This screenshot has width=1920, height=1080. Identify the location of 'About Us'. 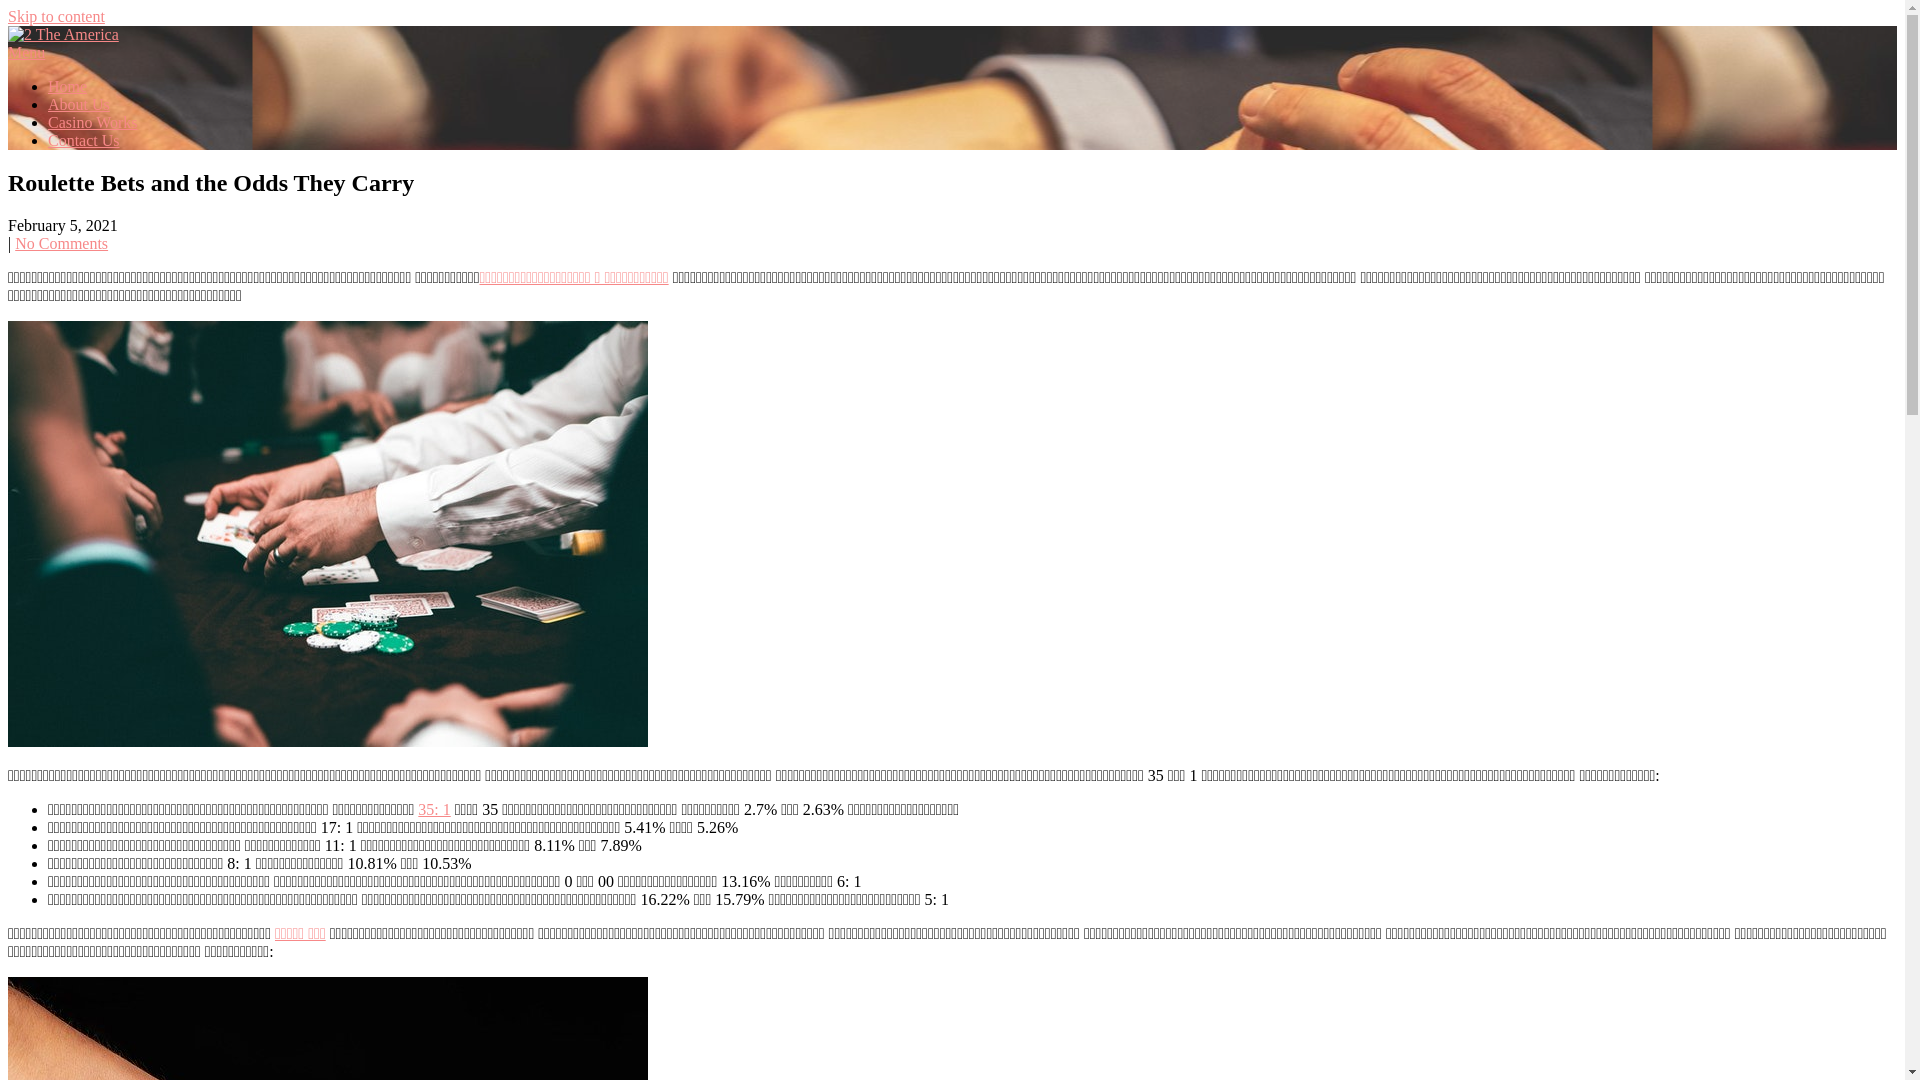
(78, 104).